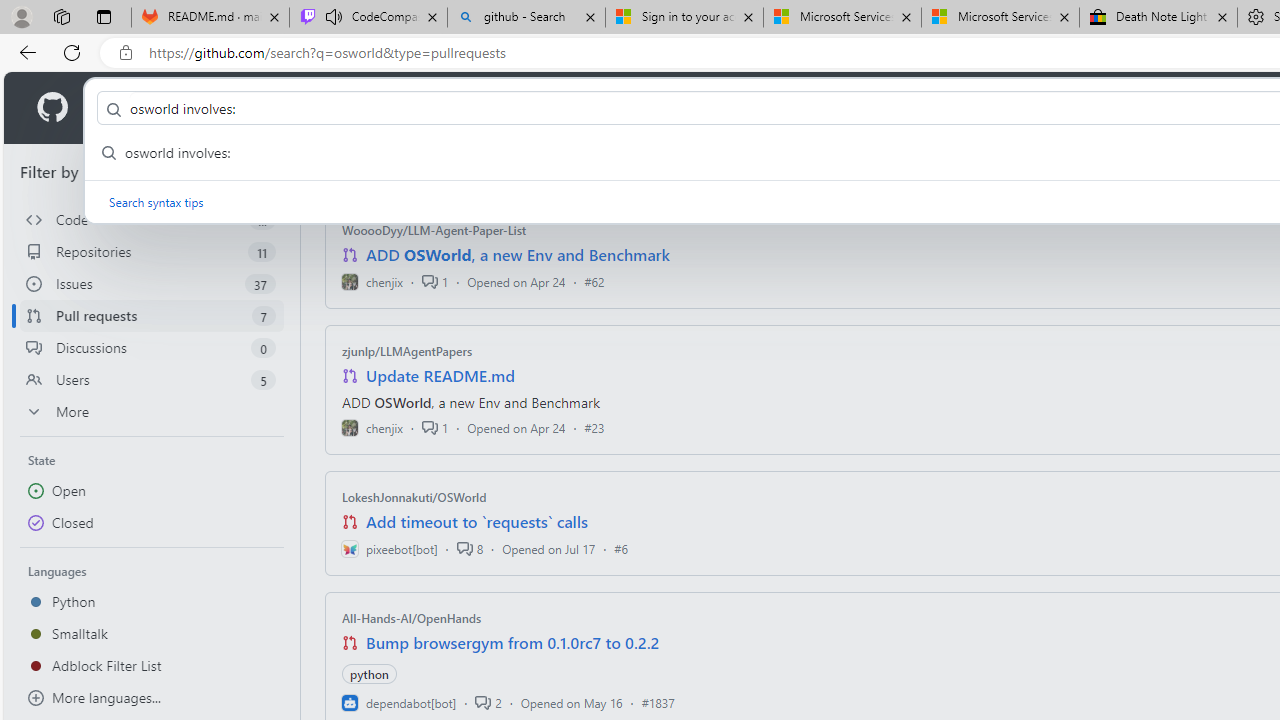 The height and width of the screenshot is (720, 1280). Describe the element at coordinates (151, 697) in the screenshot. I see `'More languages...'` at that location.